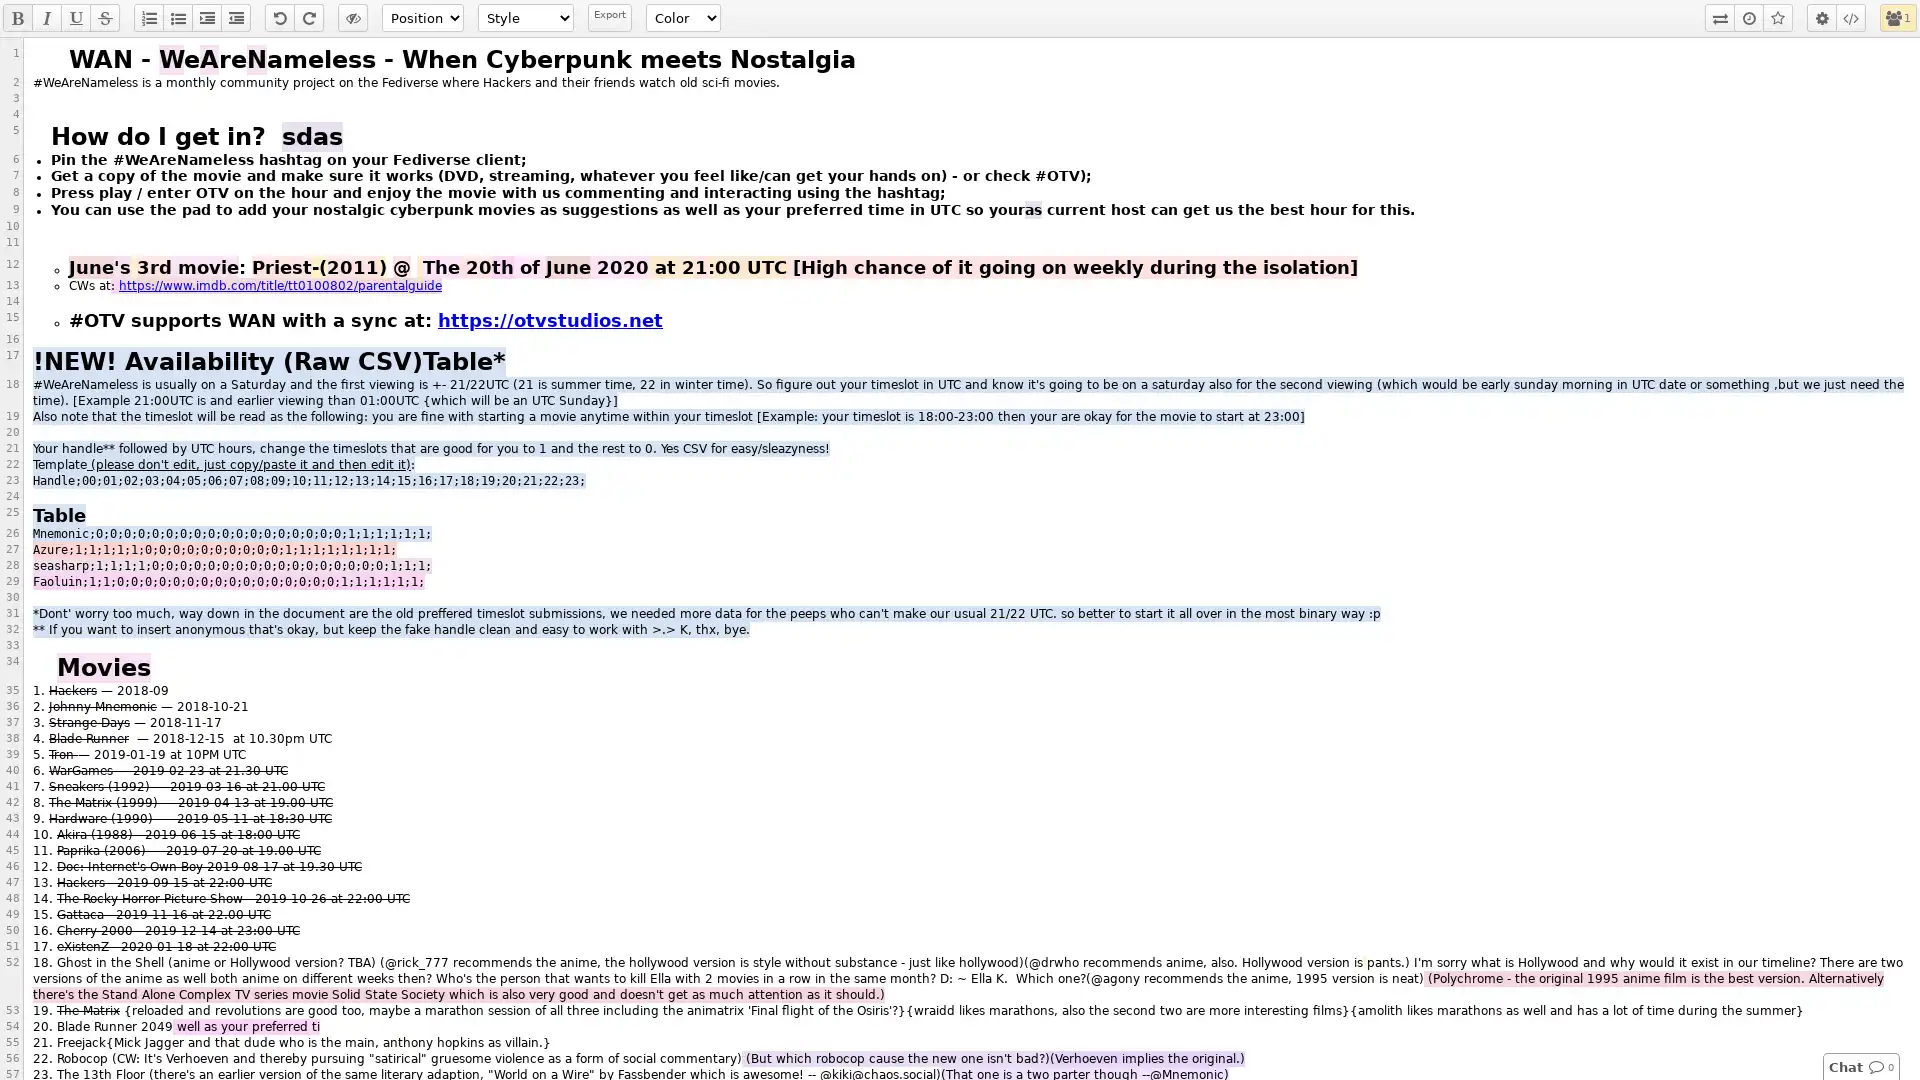  Describe the element at coordinates (147, 18) in the screenshot. I see `Ordered list (Ctrl+Shift+N)` at that location.